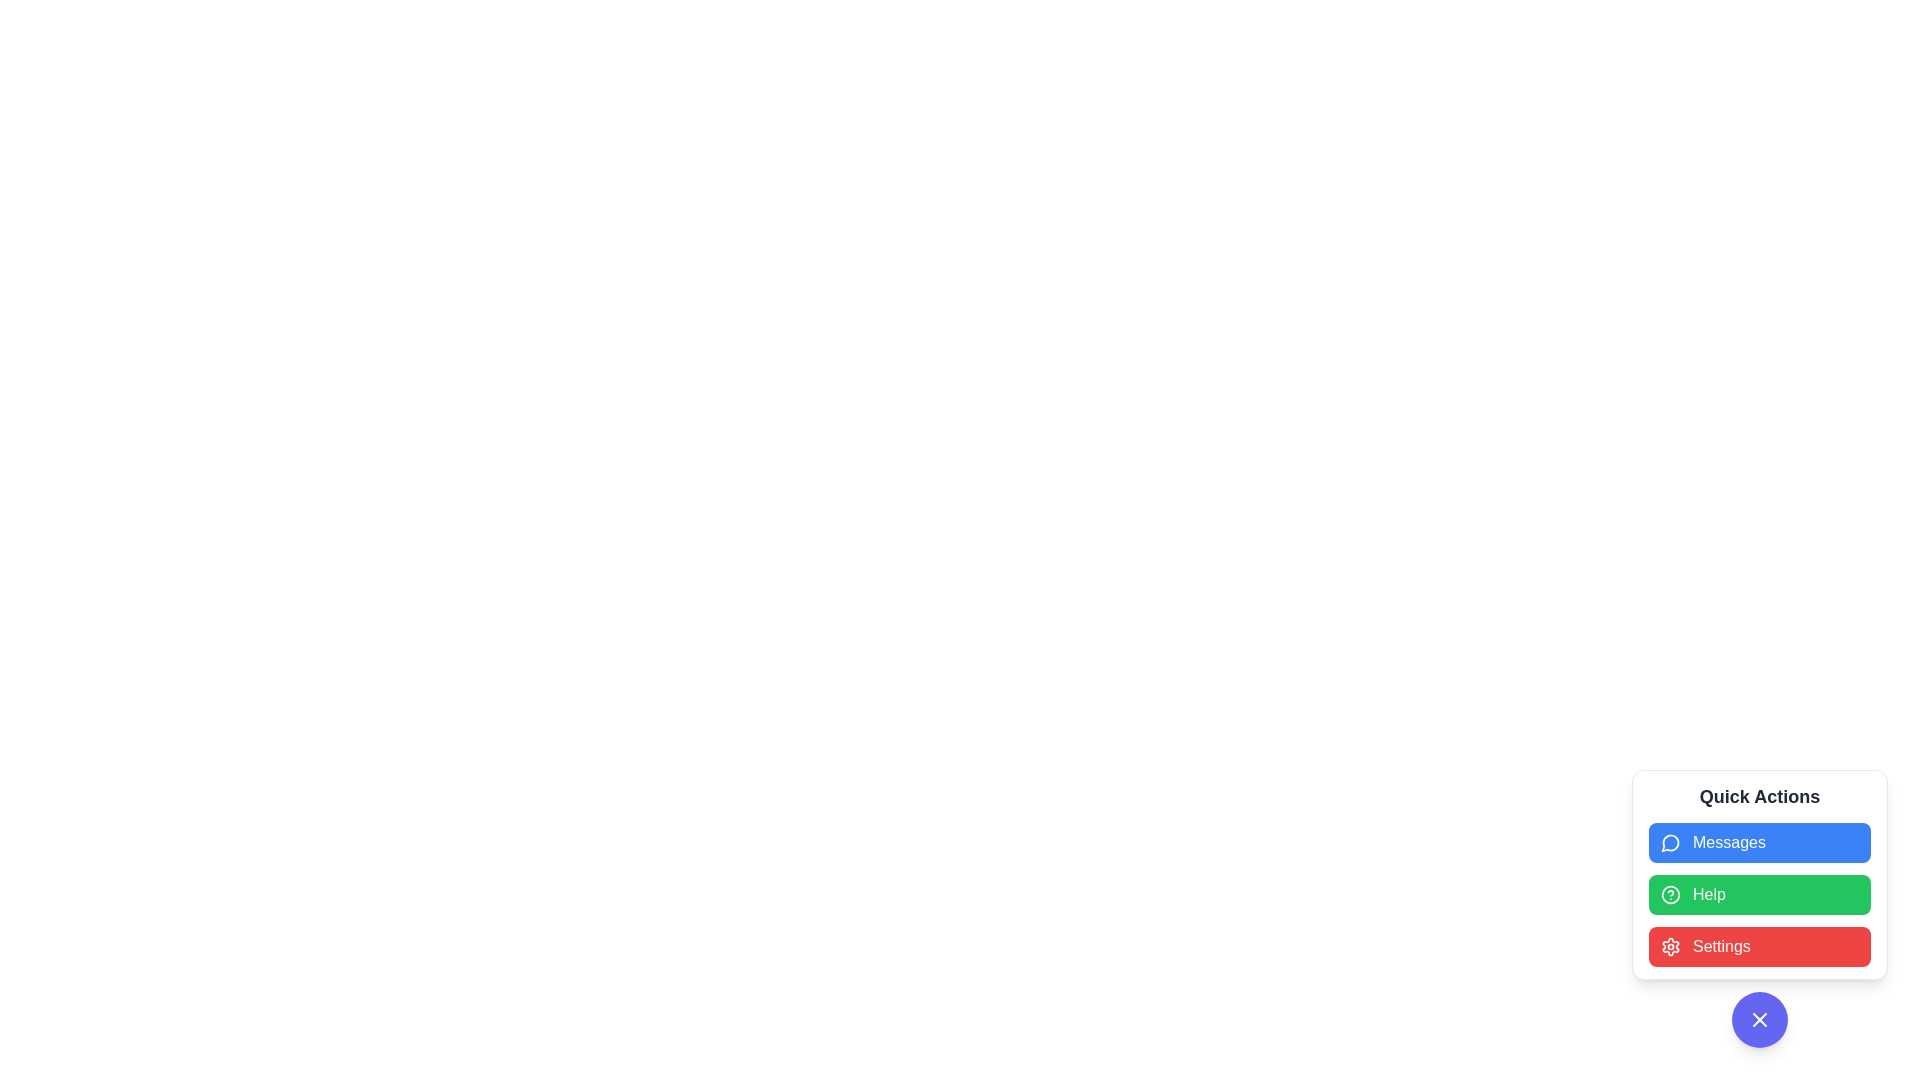 The width and height of the screenshot is (1920, 1080). I want to click on the help button located in the 'Quick Actions' menu, positioned between the blue 'Messages' button and the red 'Settings' button, so click(1760, 893).